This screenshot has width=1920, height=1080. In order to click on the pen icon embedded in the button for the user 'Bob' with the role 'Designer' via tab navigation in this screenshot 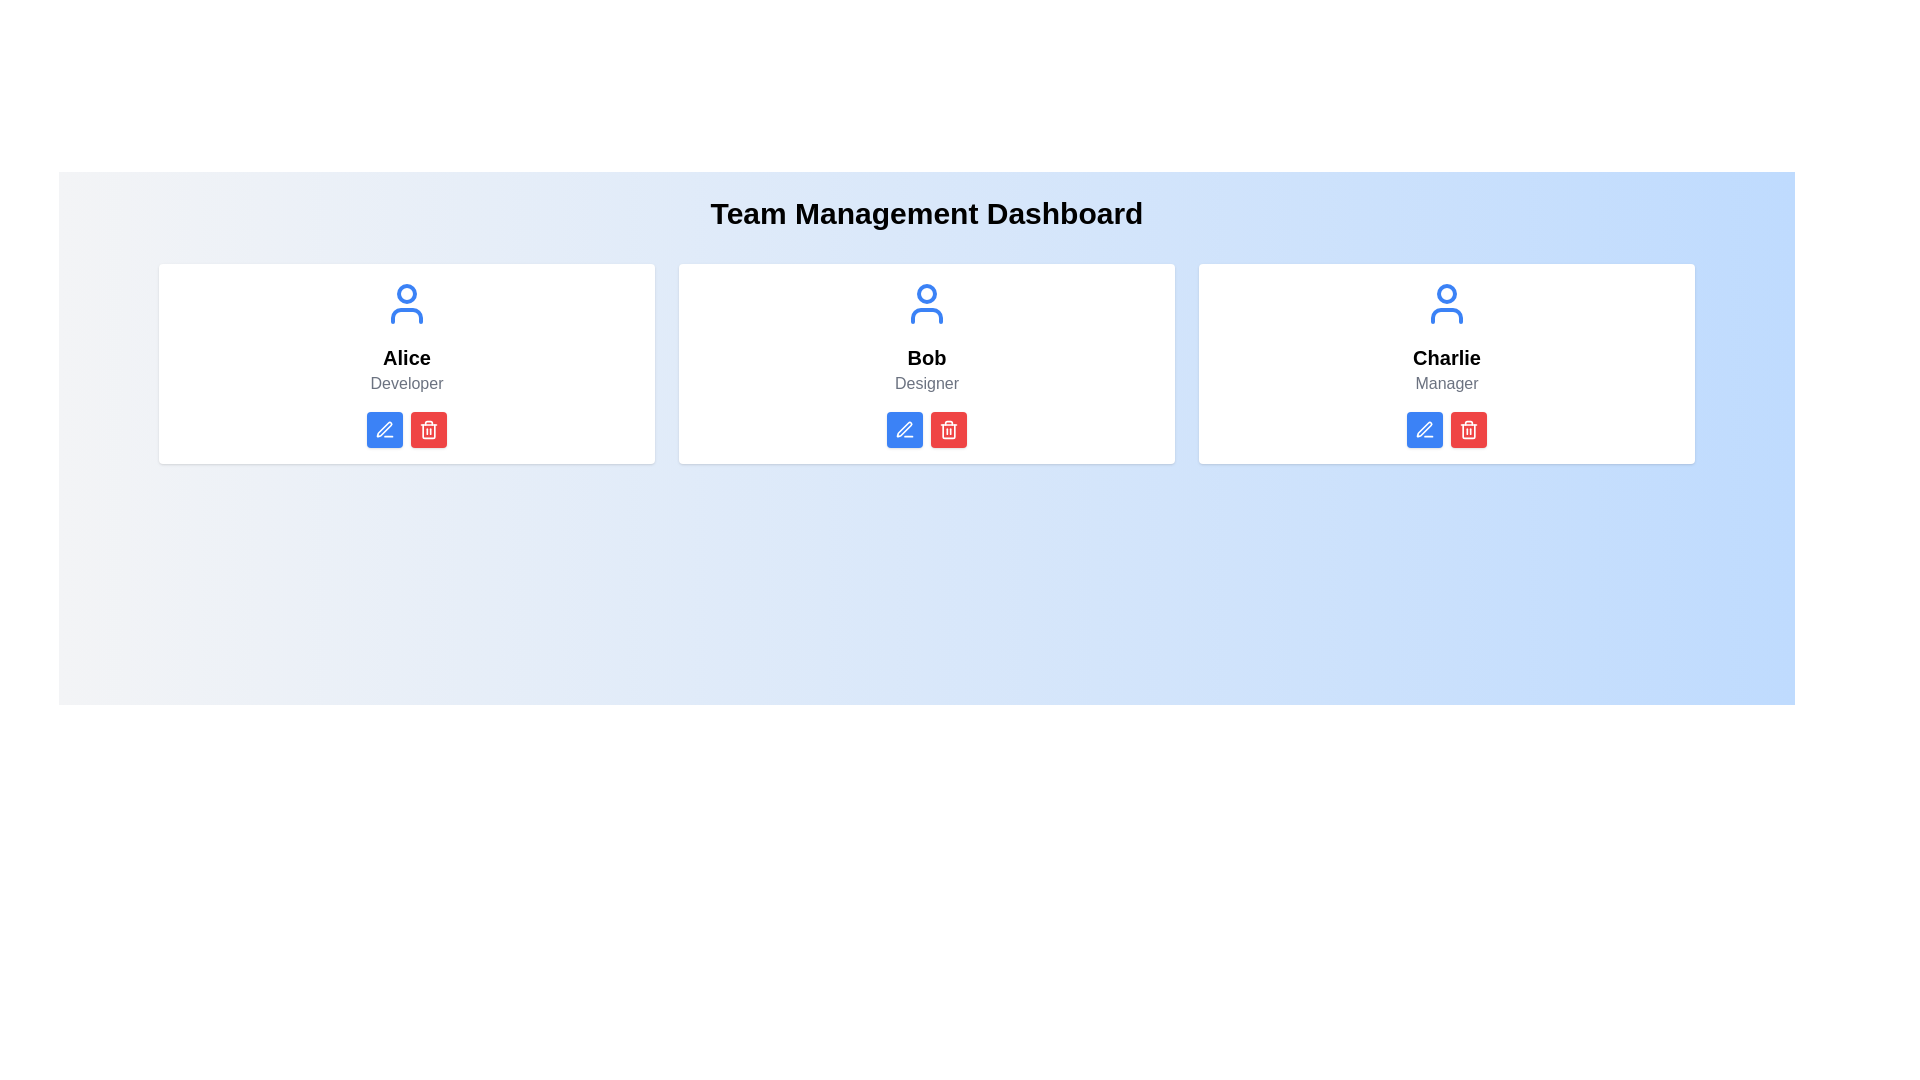, I will do `click(903, 428)`.